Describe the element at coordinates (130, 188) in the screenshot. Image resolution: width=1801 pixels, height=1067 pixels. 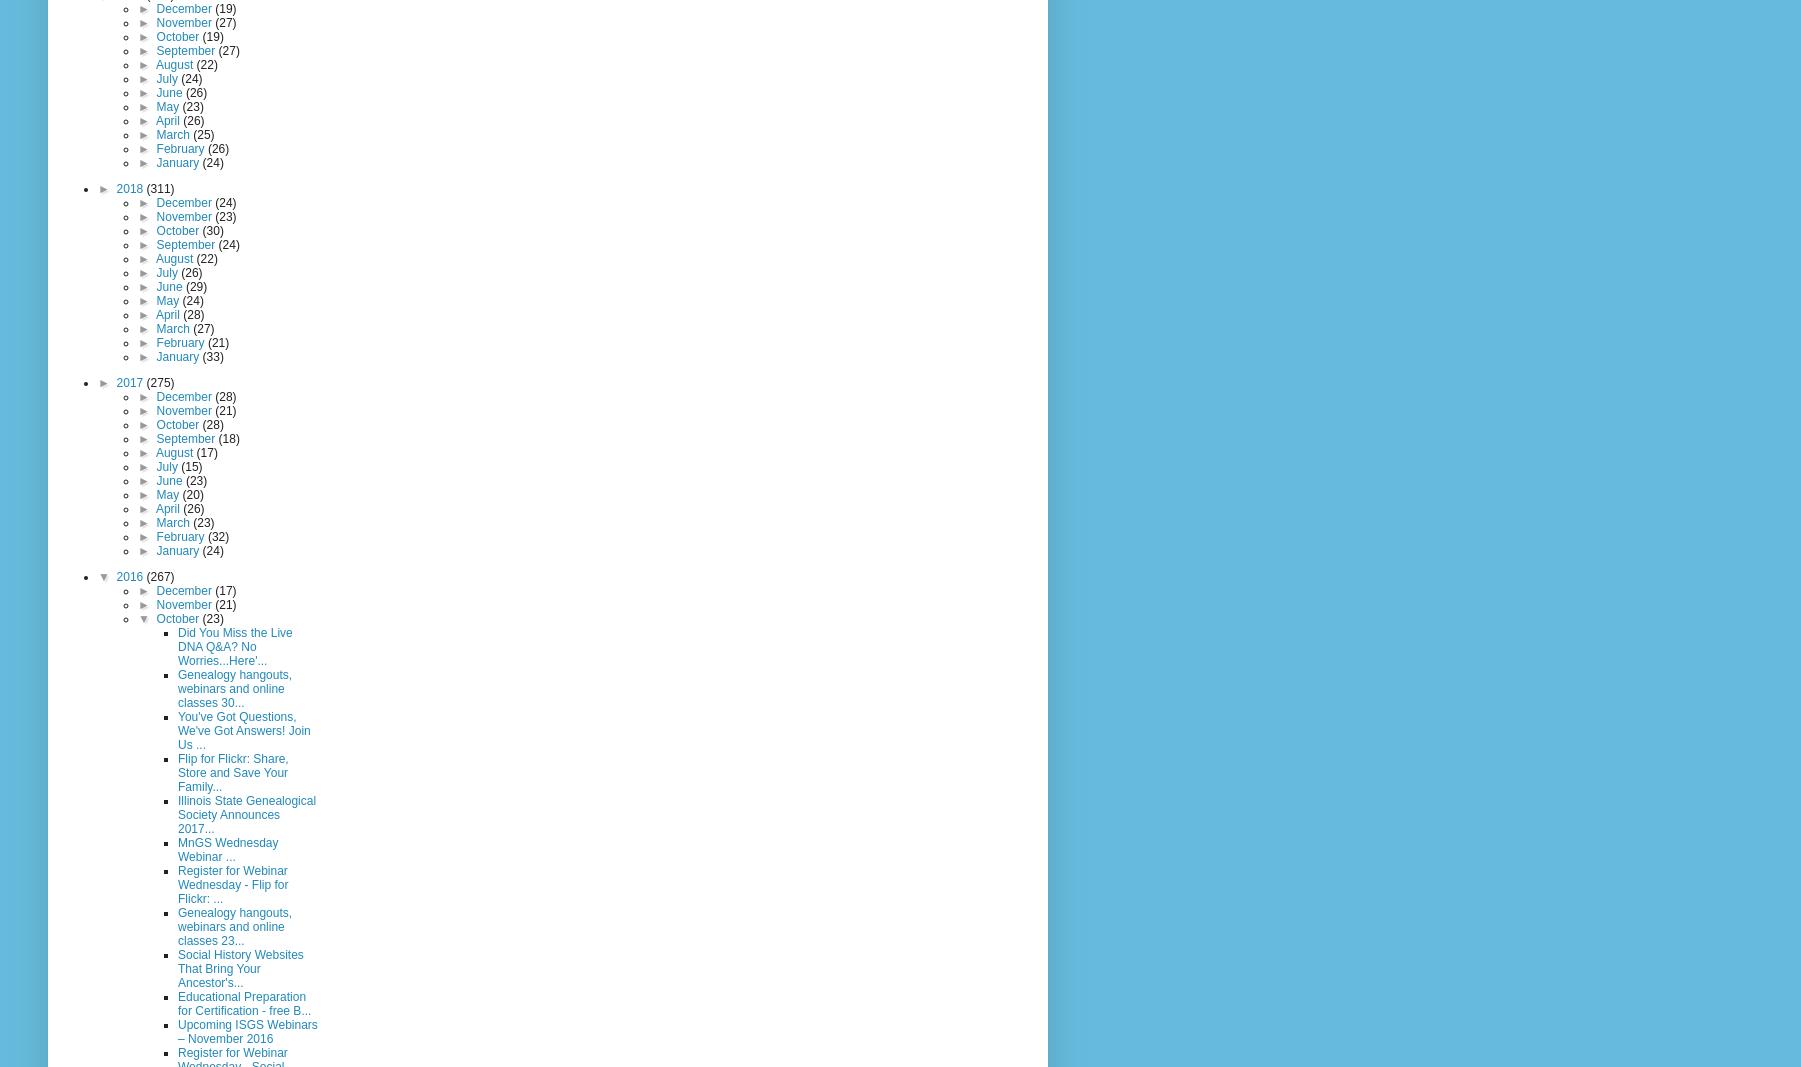
I see `'2018'` at that location.